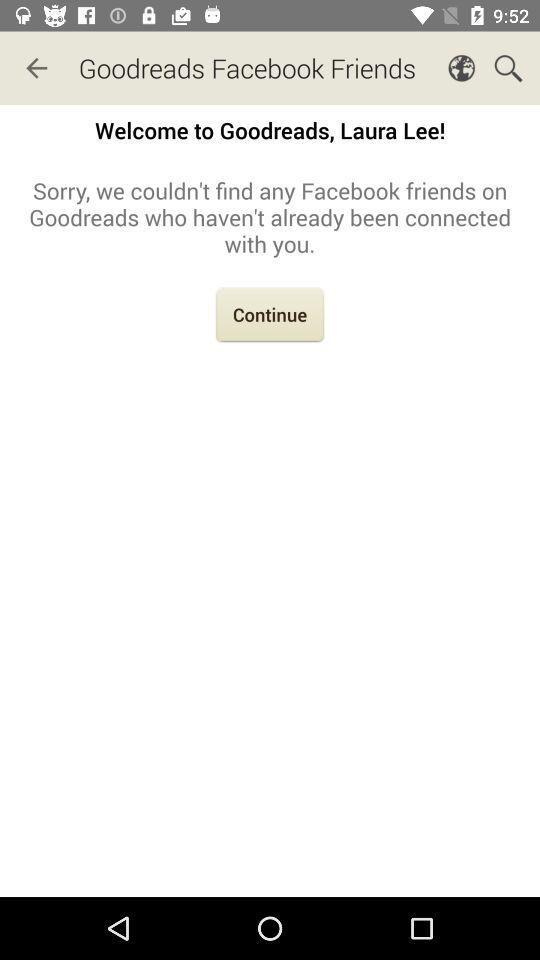 This screenshot has height=960, width=540. Describe the element at coordinates (270, 317) in the screenshot. I see `the icon below the sorry we couldn icon` at that location.